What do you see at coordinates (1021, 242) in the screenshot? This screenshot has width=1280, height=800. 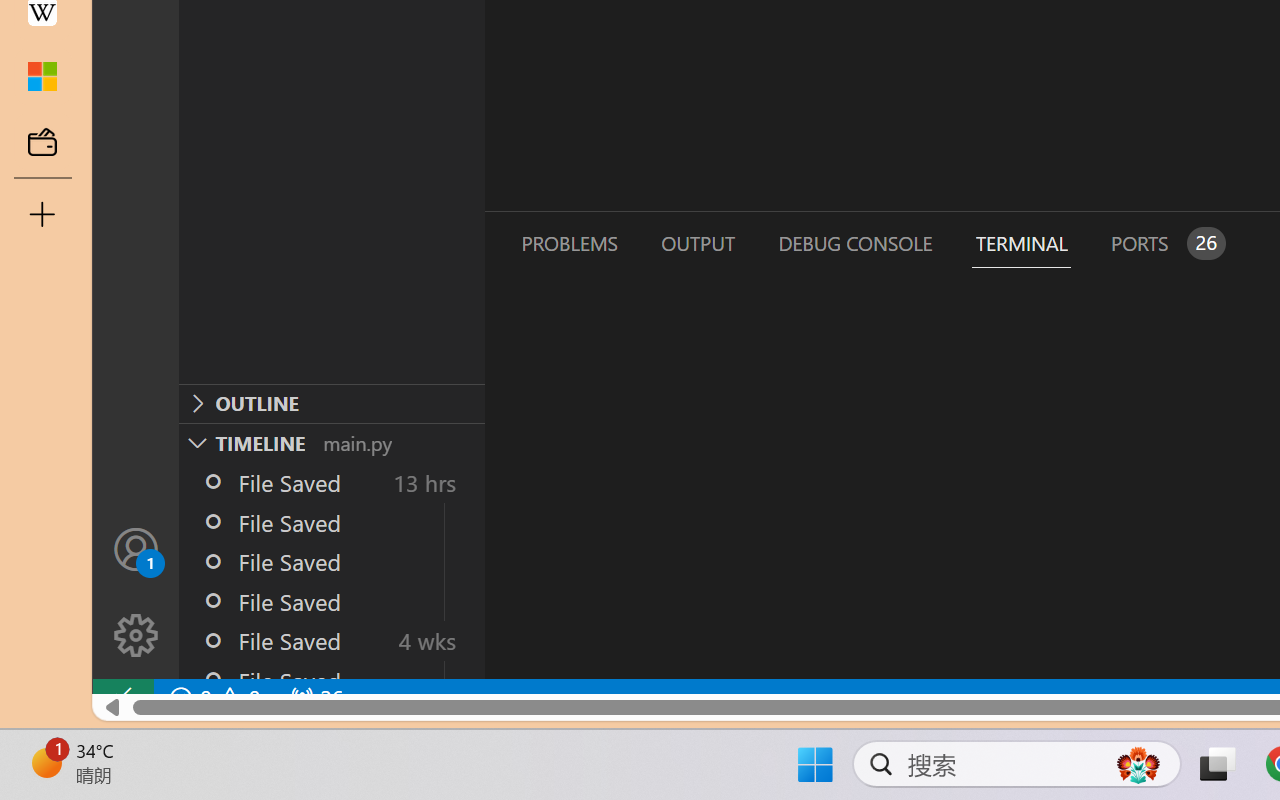 I see `'Terminal (Ctrl+`)'` at bounding box center [1021, 242].